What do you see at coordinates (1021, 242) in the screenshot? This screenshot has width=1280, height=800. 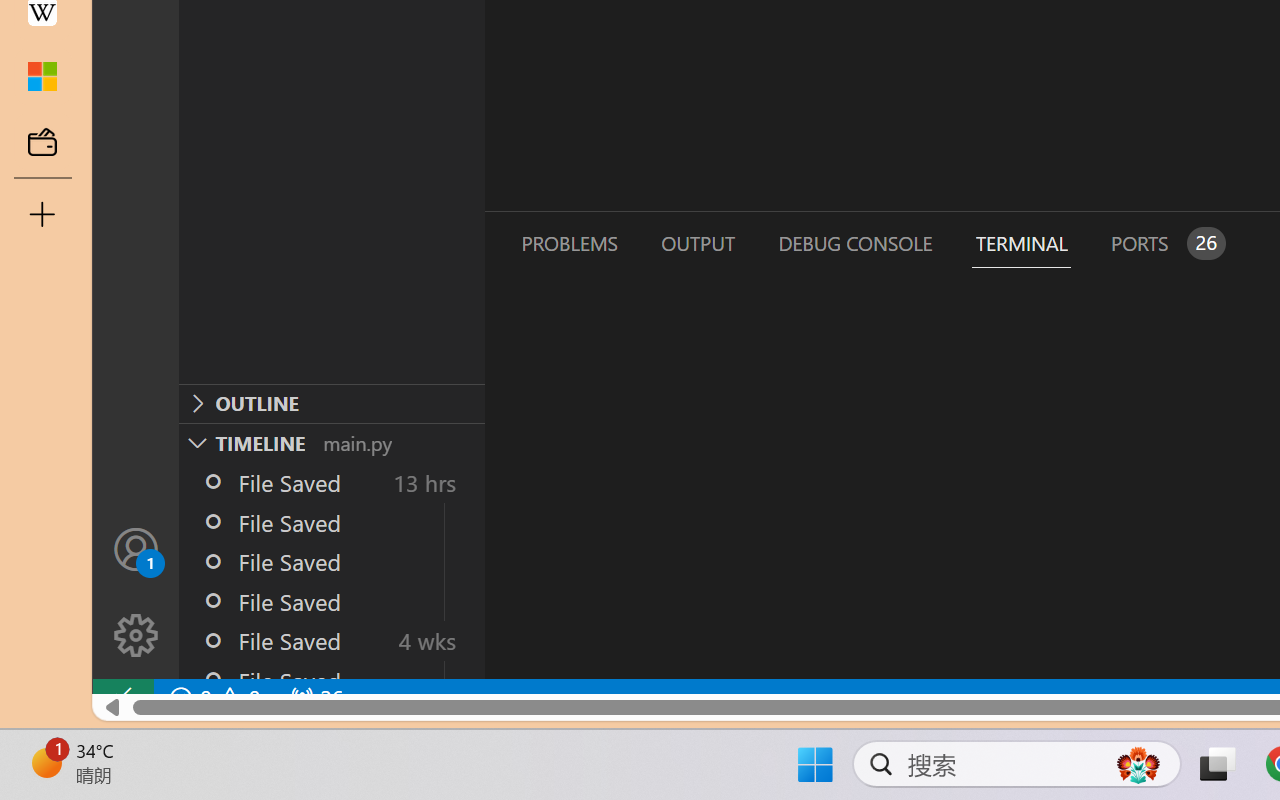 I see `'Terminal (Ctrl+`)'` at bounding box center [1021, 242].